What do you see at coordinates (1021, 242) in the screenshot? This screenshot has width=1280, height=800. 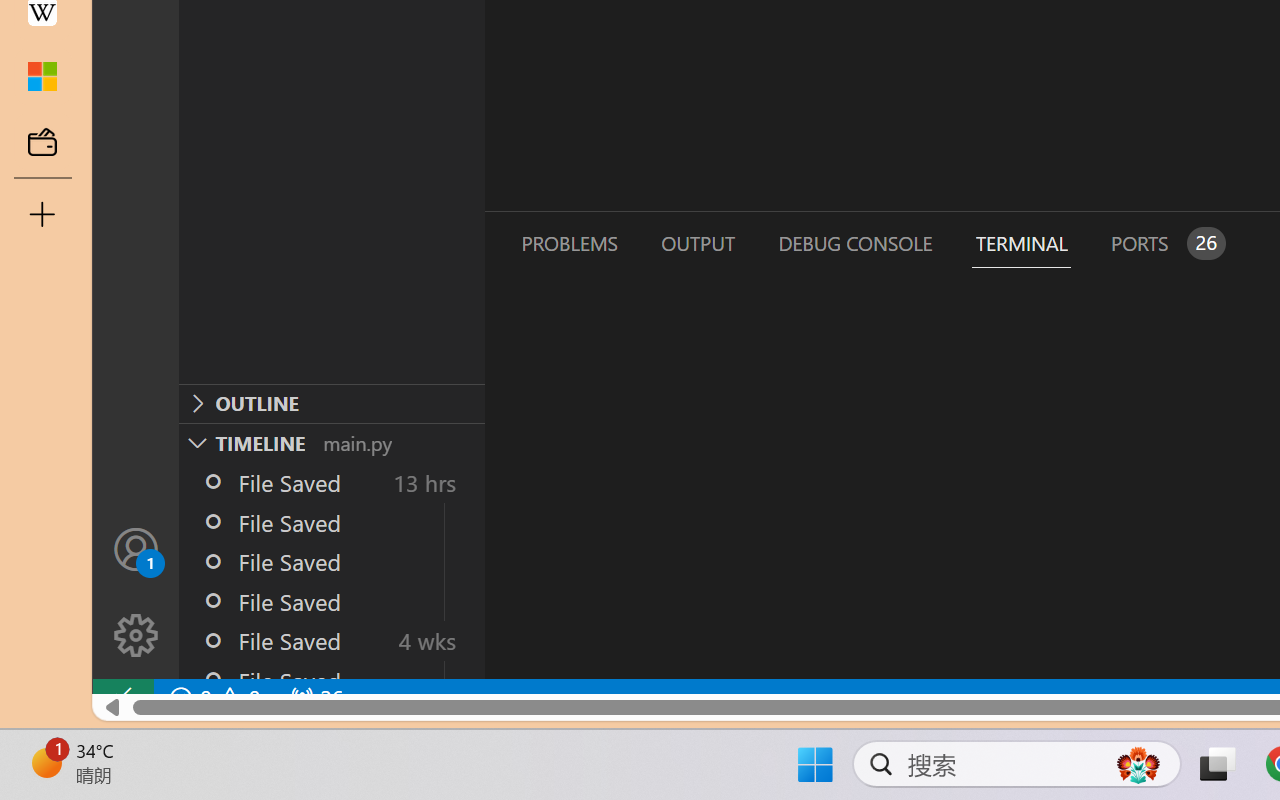 I see `'Terminal (Ctrl+`)'` at bounding box center [1021, 242].